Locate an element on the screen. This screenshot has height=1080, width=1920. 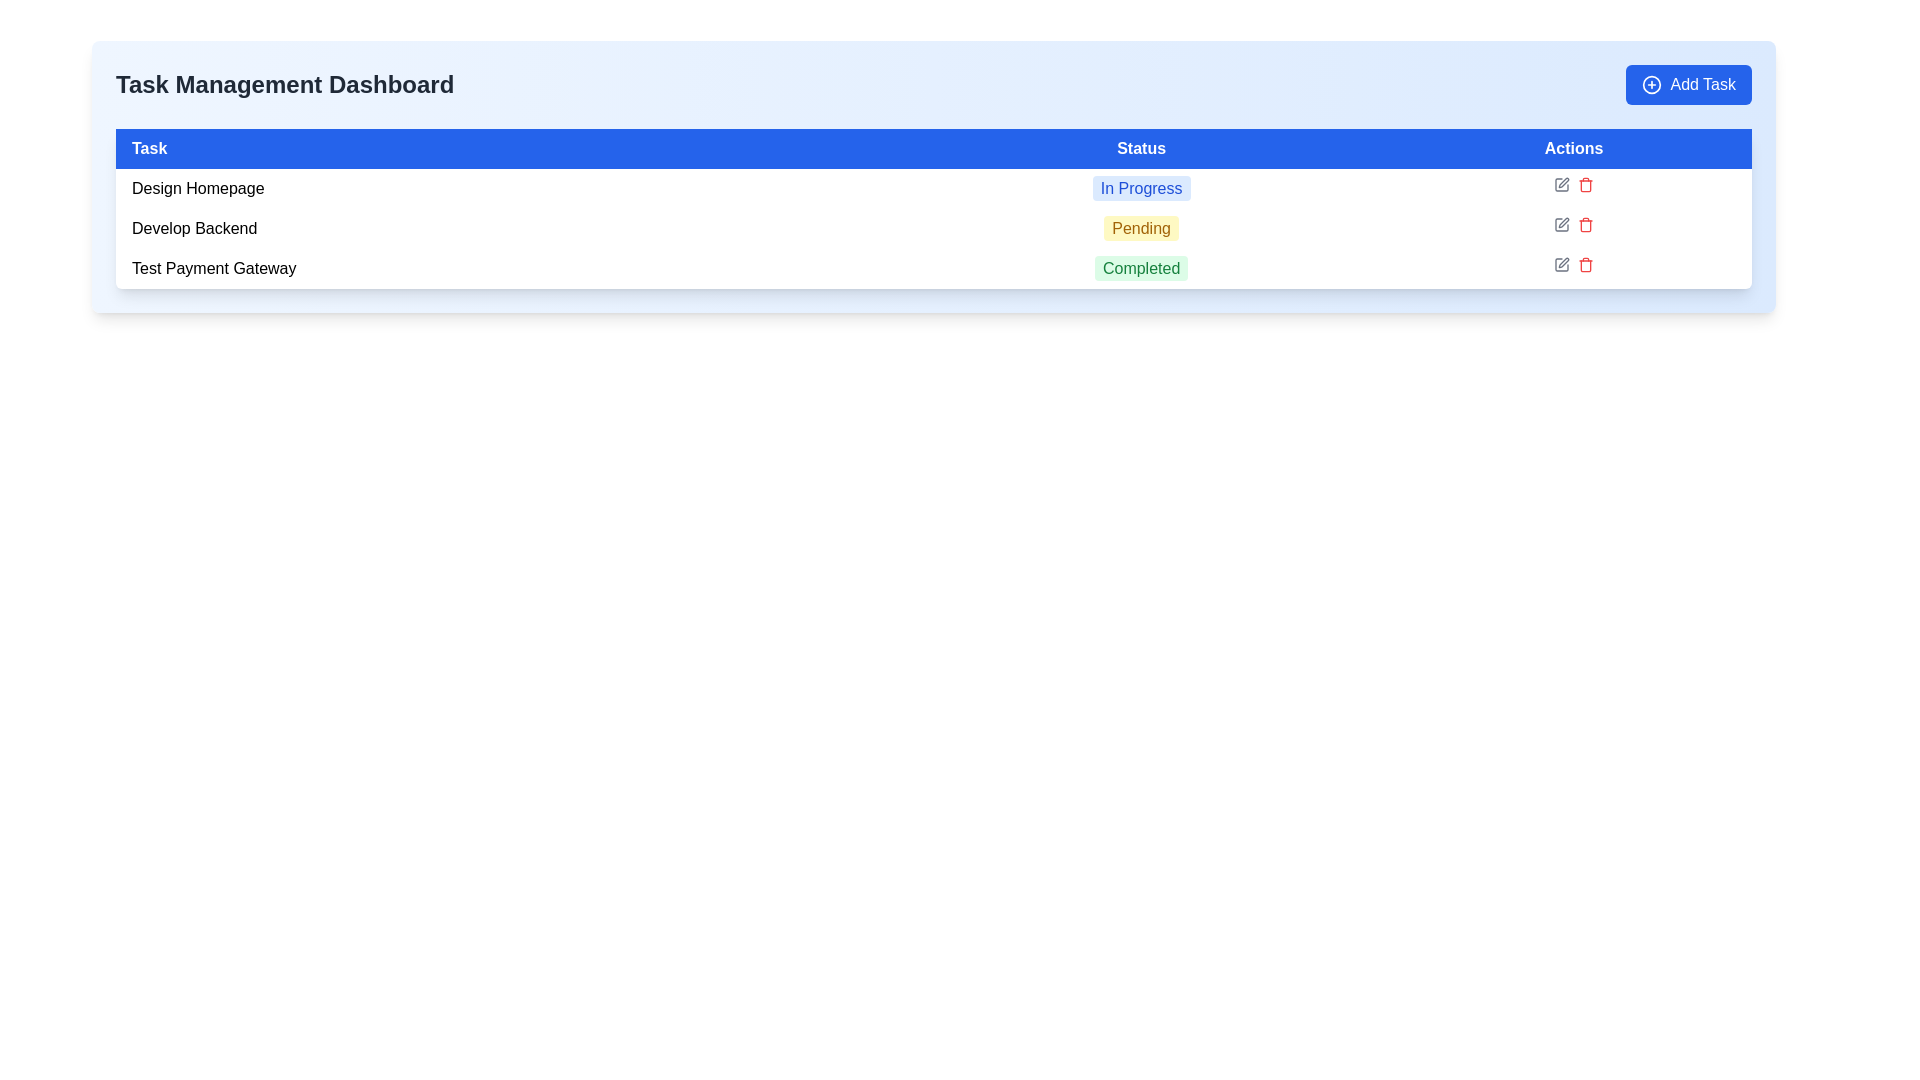
the status badge displaying 'In Progress' with blue text on a light blue background, located in the second column of the table, horizontally centered in its column is located at coordinates (1141, 189).